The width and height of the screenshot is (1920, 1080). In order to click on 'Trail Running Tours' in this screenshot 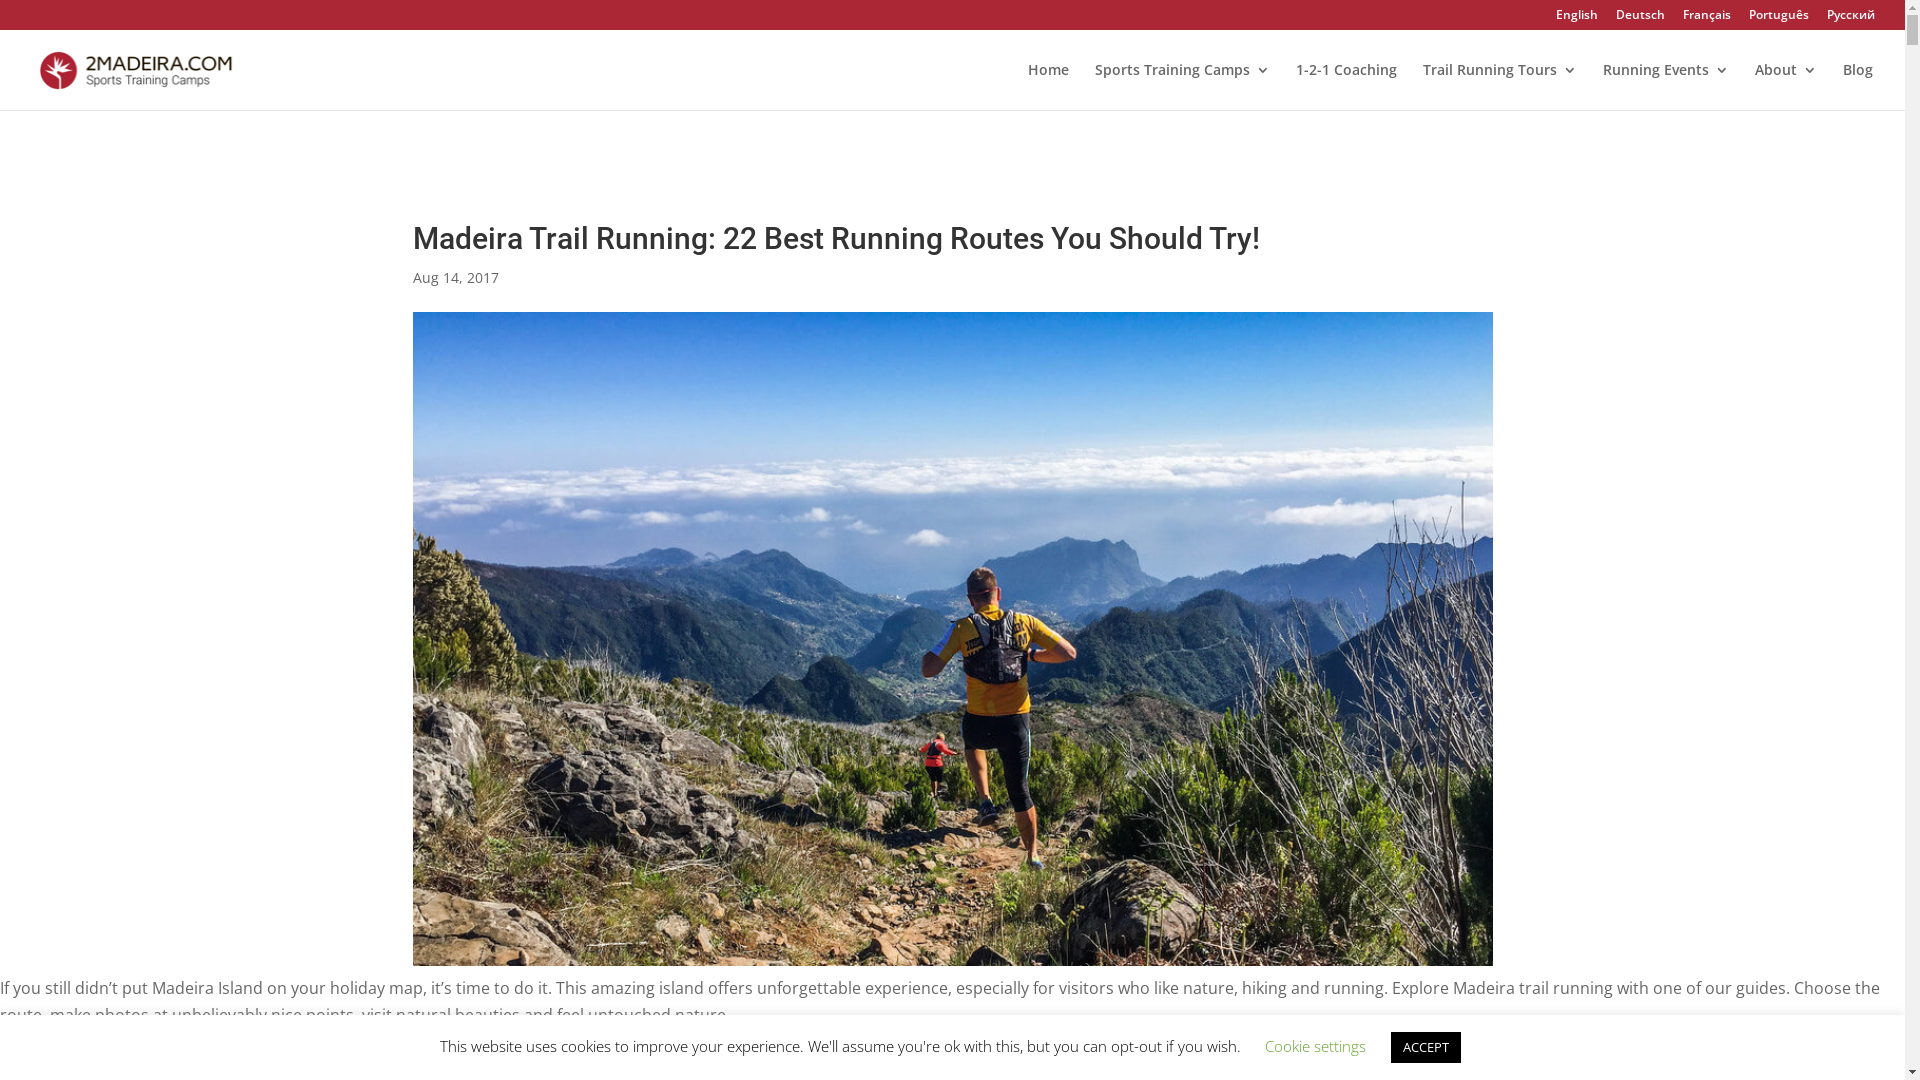, I will do `click(1421, 85)`.